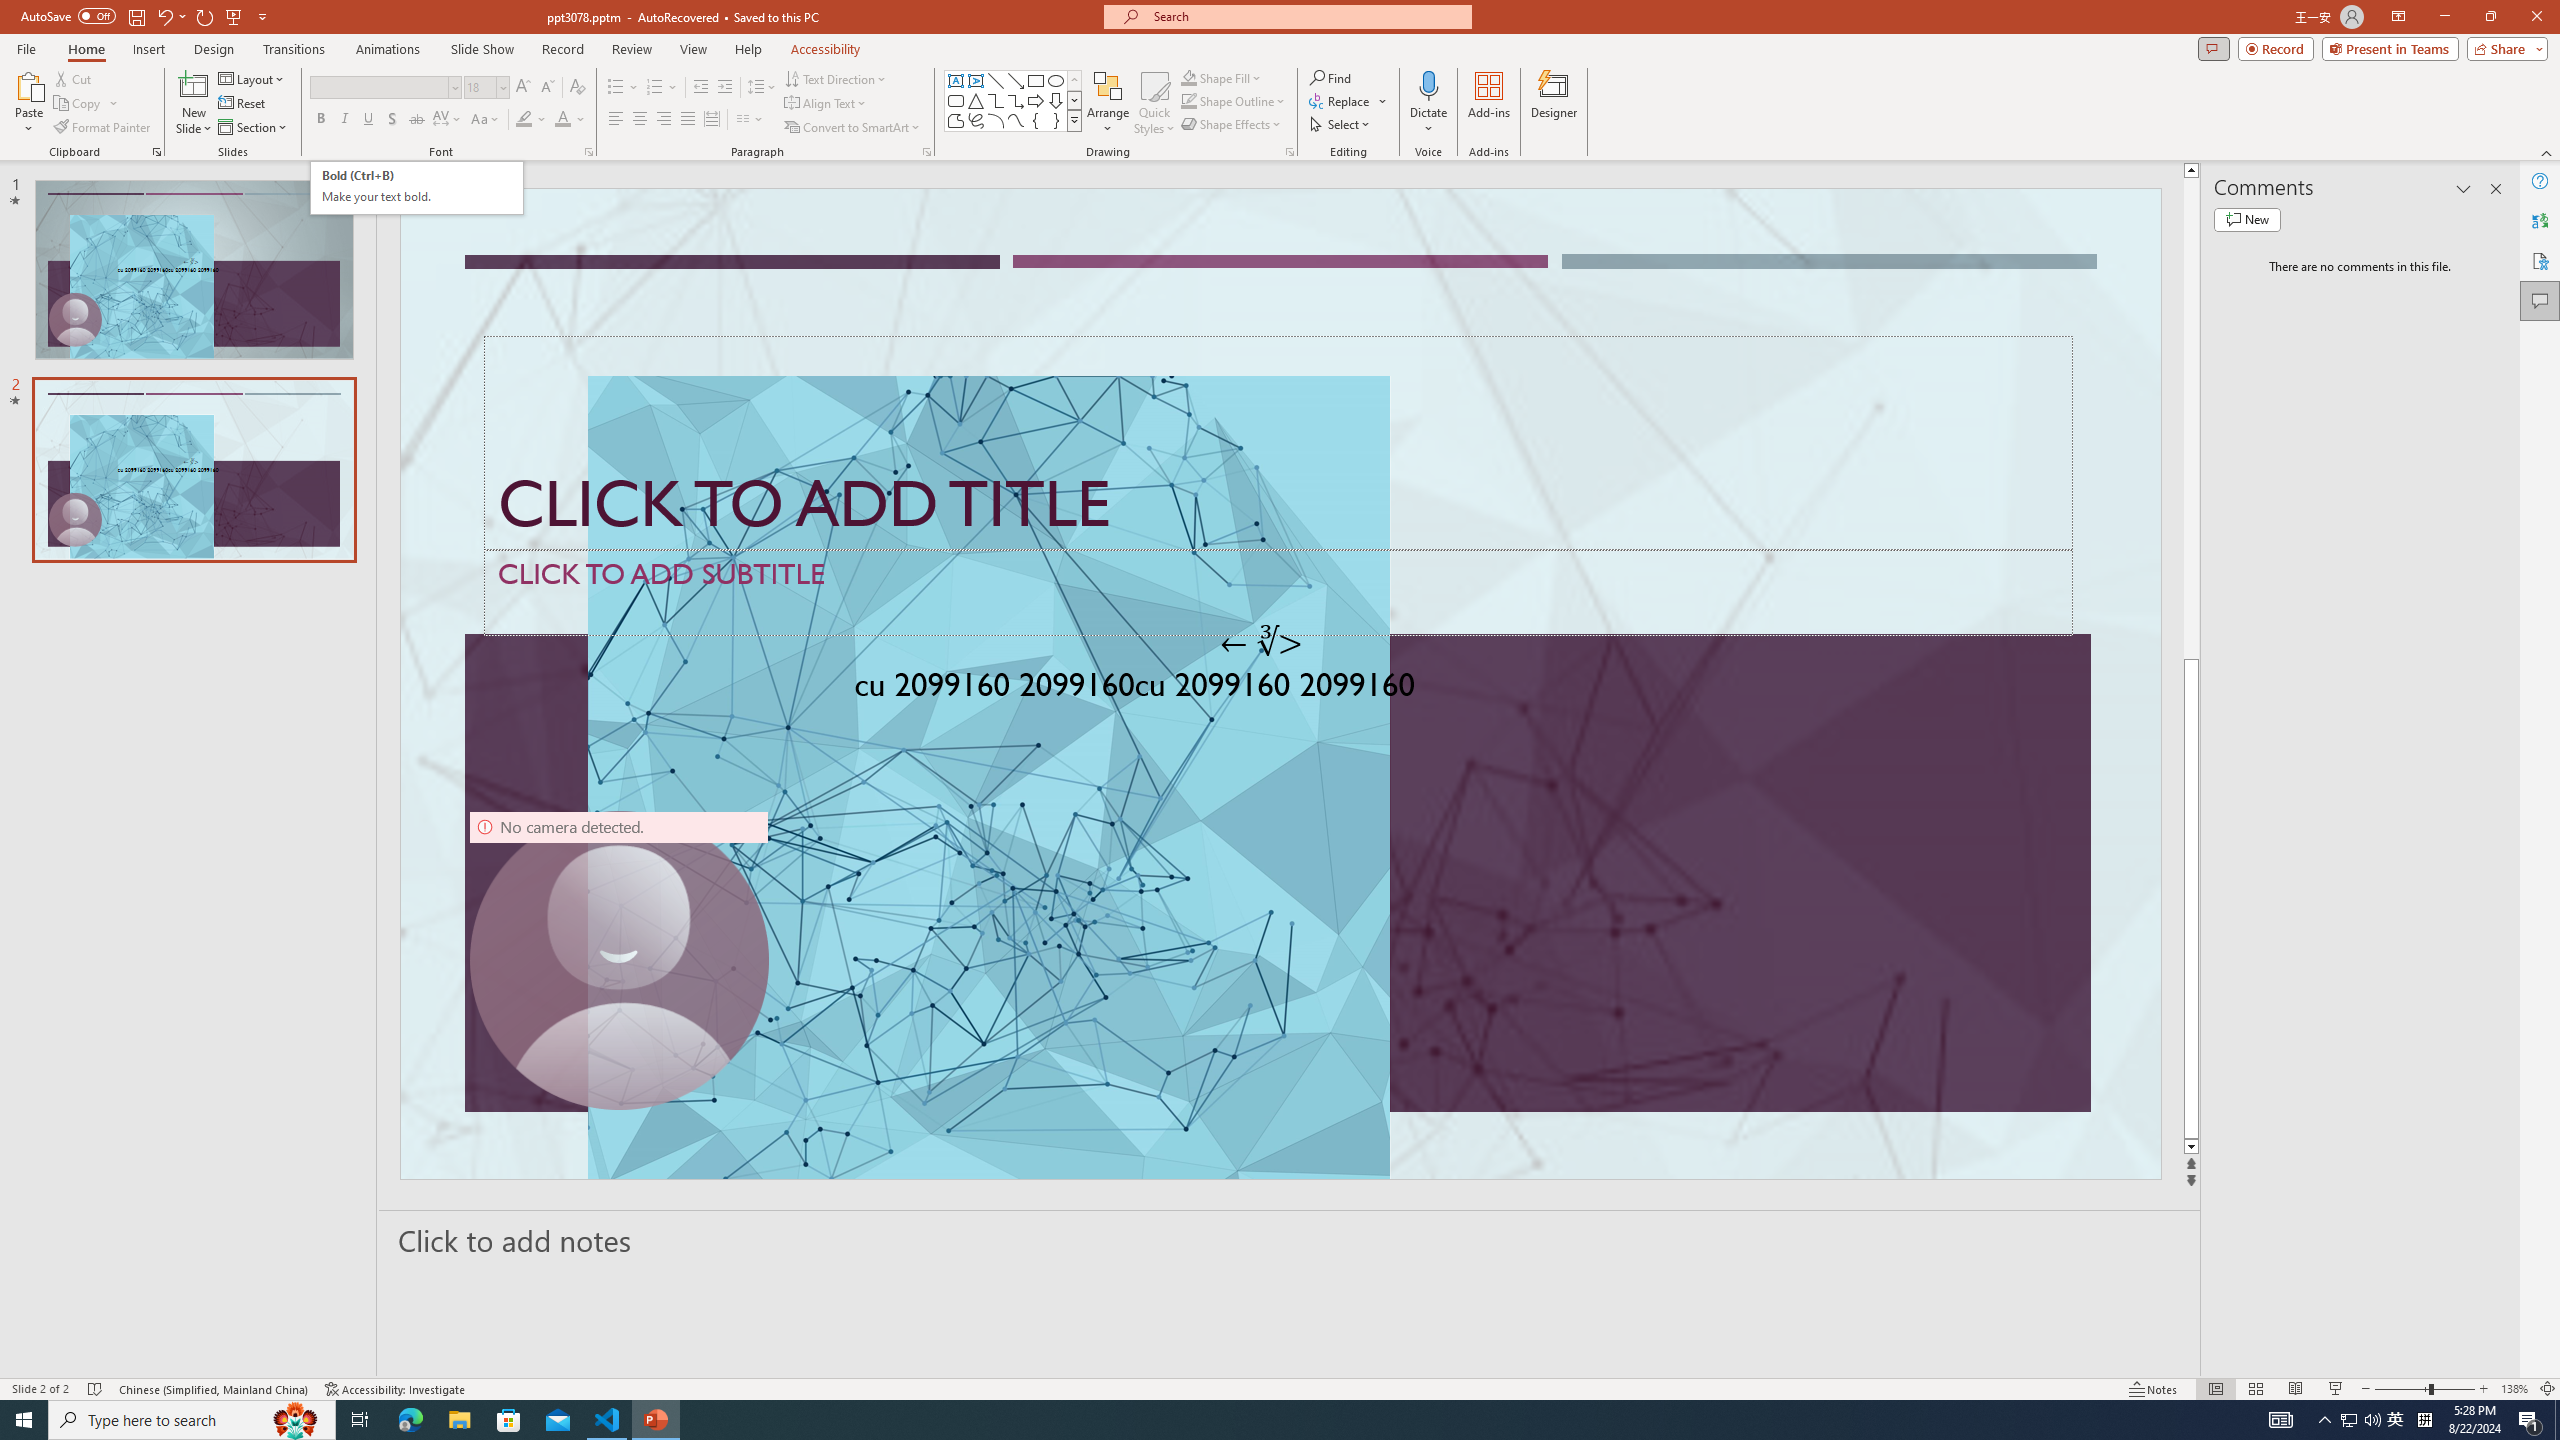 The height and width of the screenshot is (1440, 2560). What do you see at coordinates (193, 103) in the screenshot?
I see `'New Slide'` at bounding box center [193, 103].